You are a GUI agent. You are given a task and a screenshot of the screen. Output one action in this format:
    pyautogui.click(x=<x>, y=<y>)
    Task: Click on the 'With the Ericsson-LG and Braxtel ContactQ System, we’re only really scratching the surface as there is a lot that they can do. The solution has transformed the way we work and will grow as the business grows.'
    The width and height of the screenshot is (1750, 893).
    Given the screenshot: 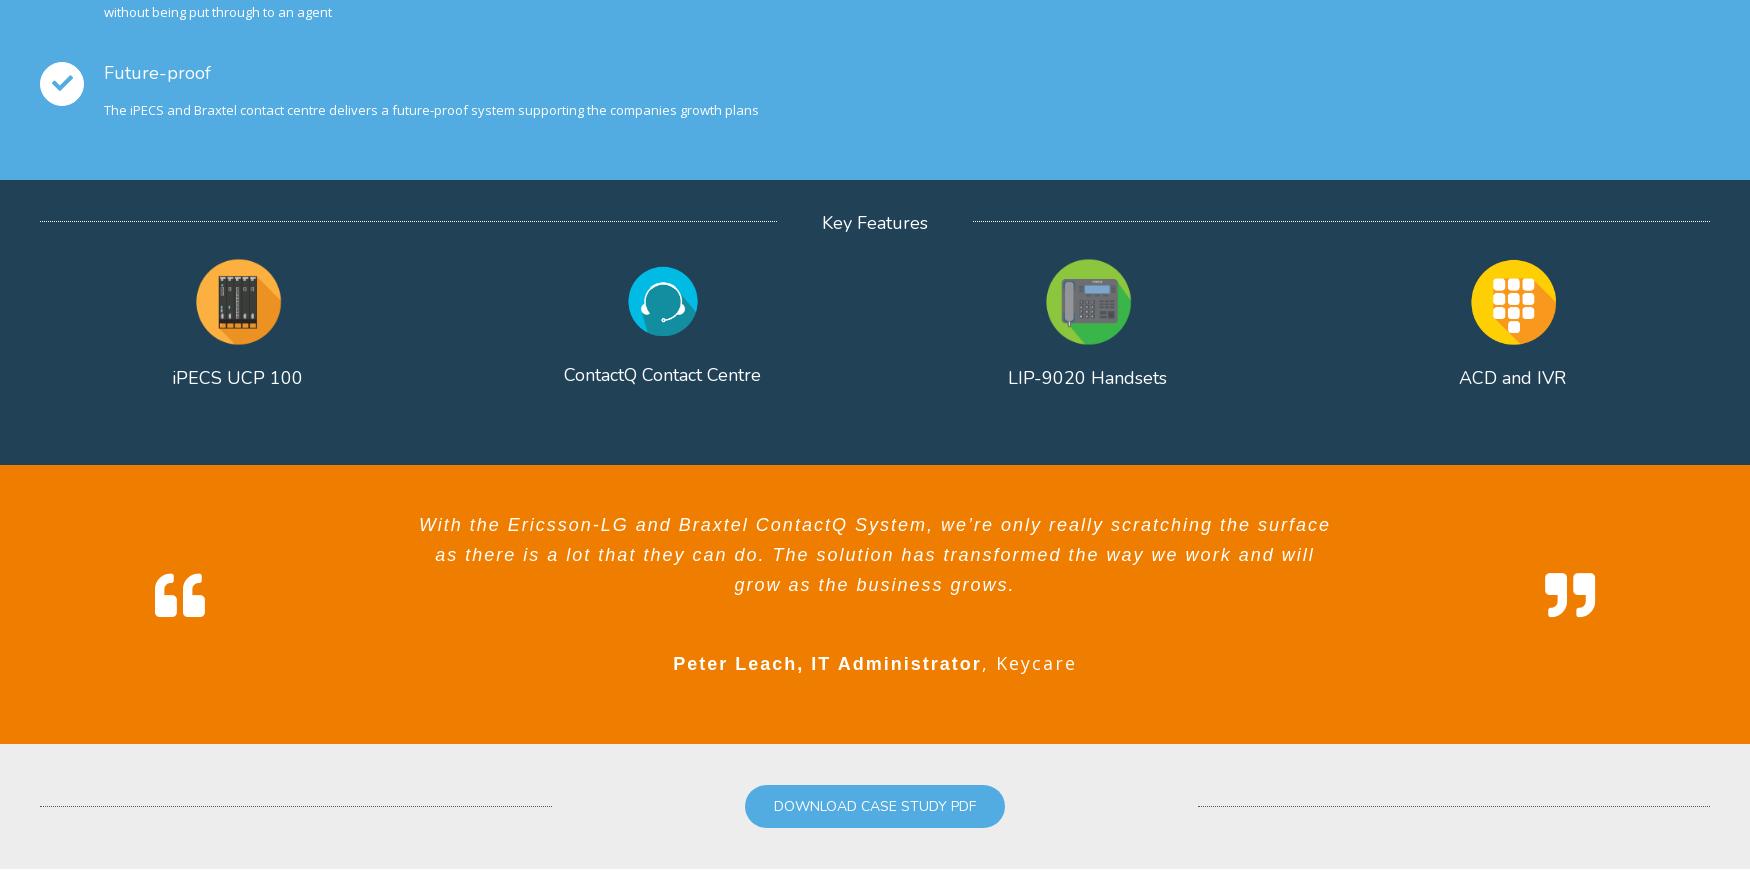 What is the action you would take?
    pyautogui.click(x=874, y=553)
    